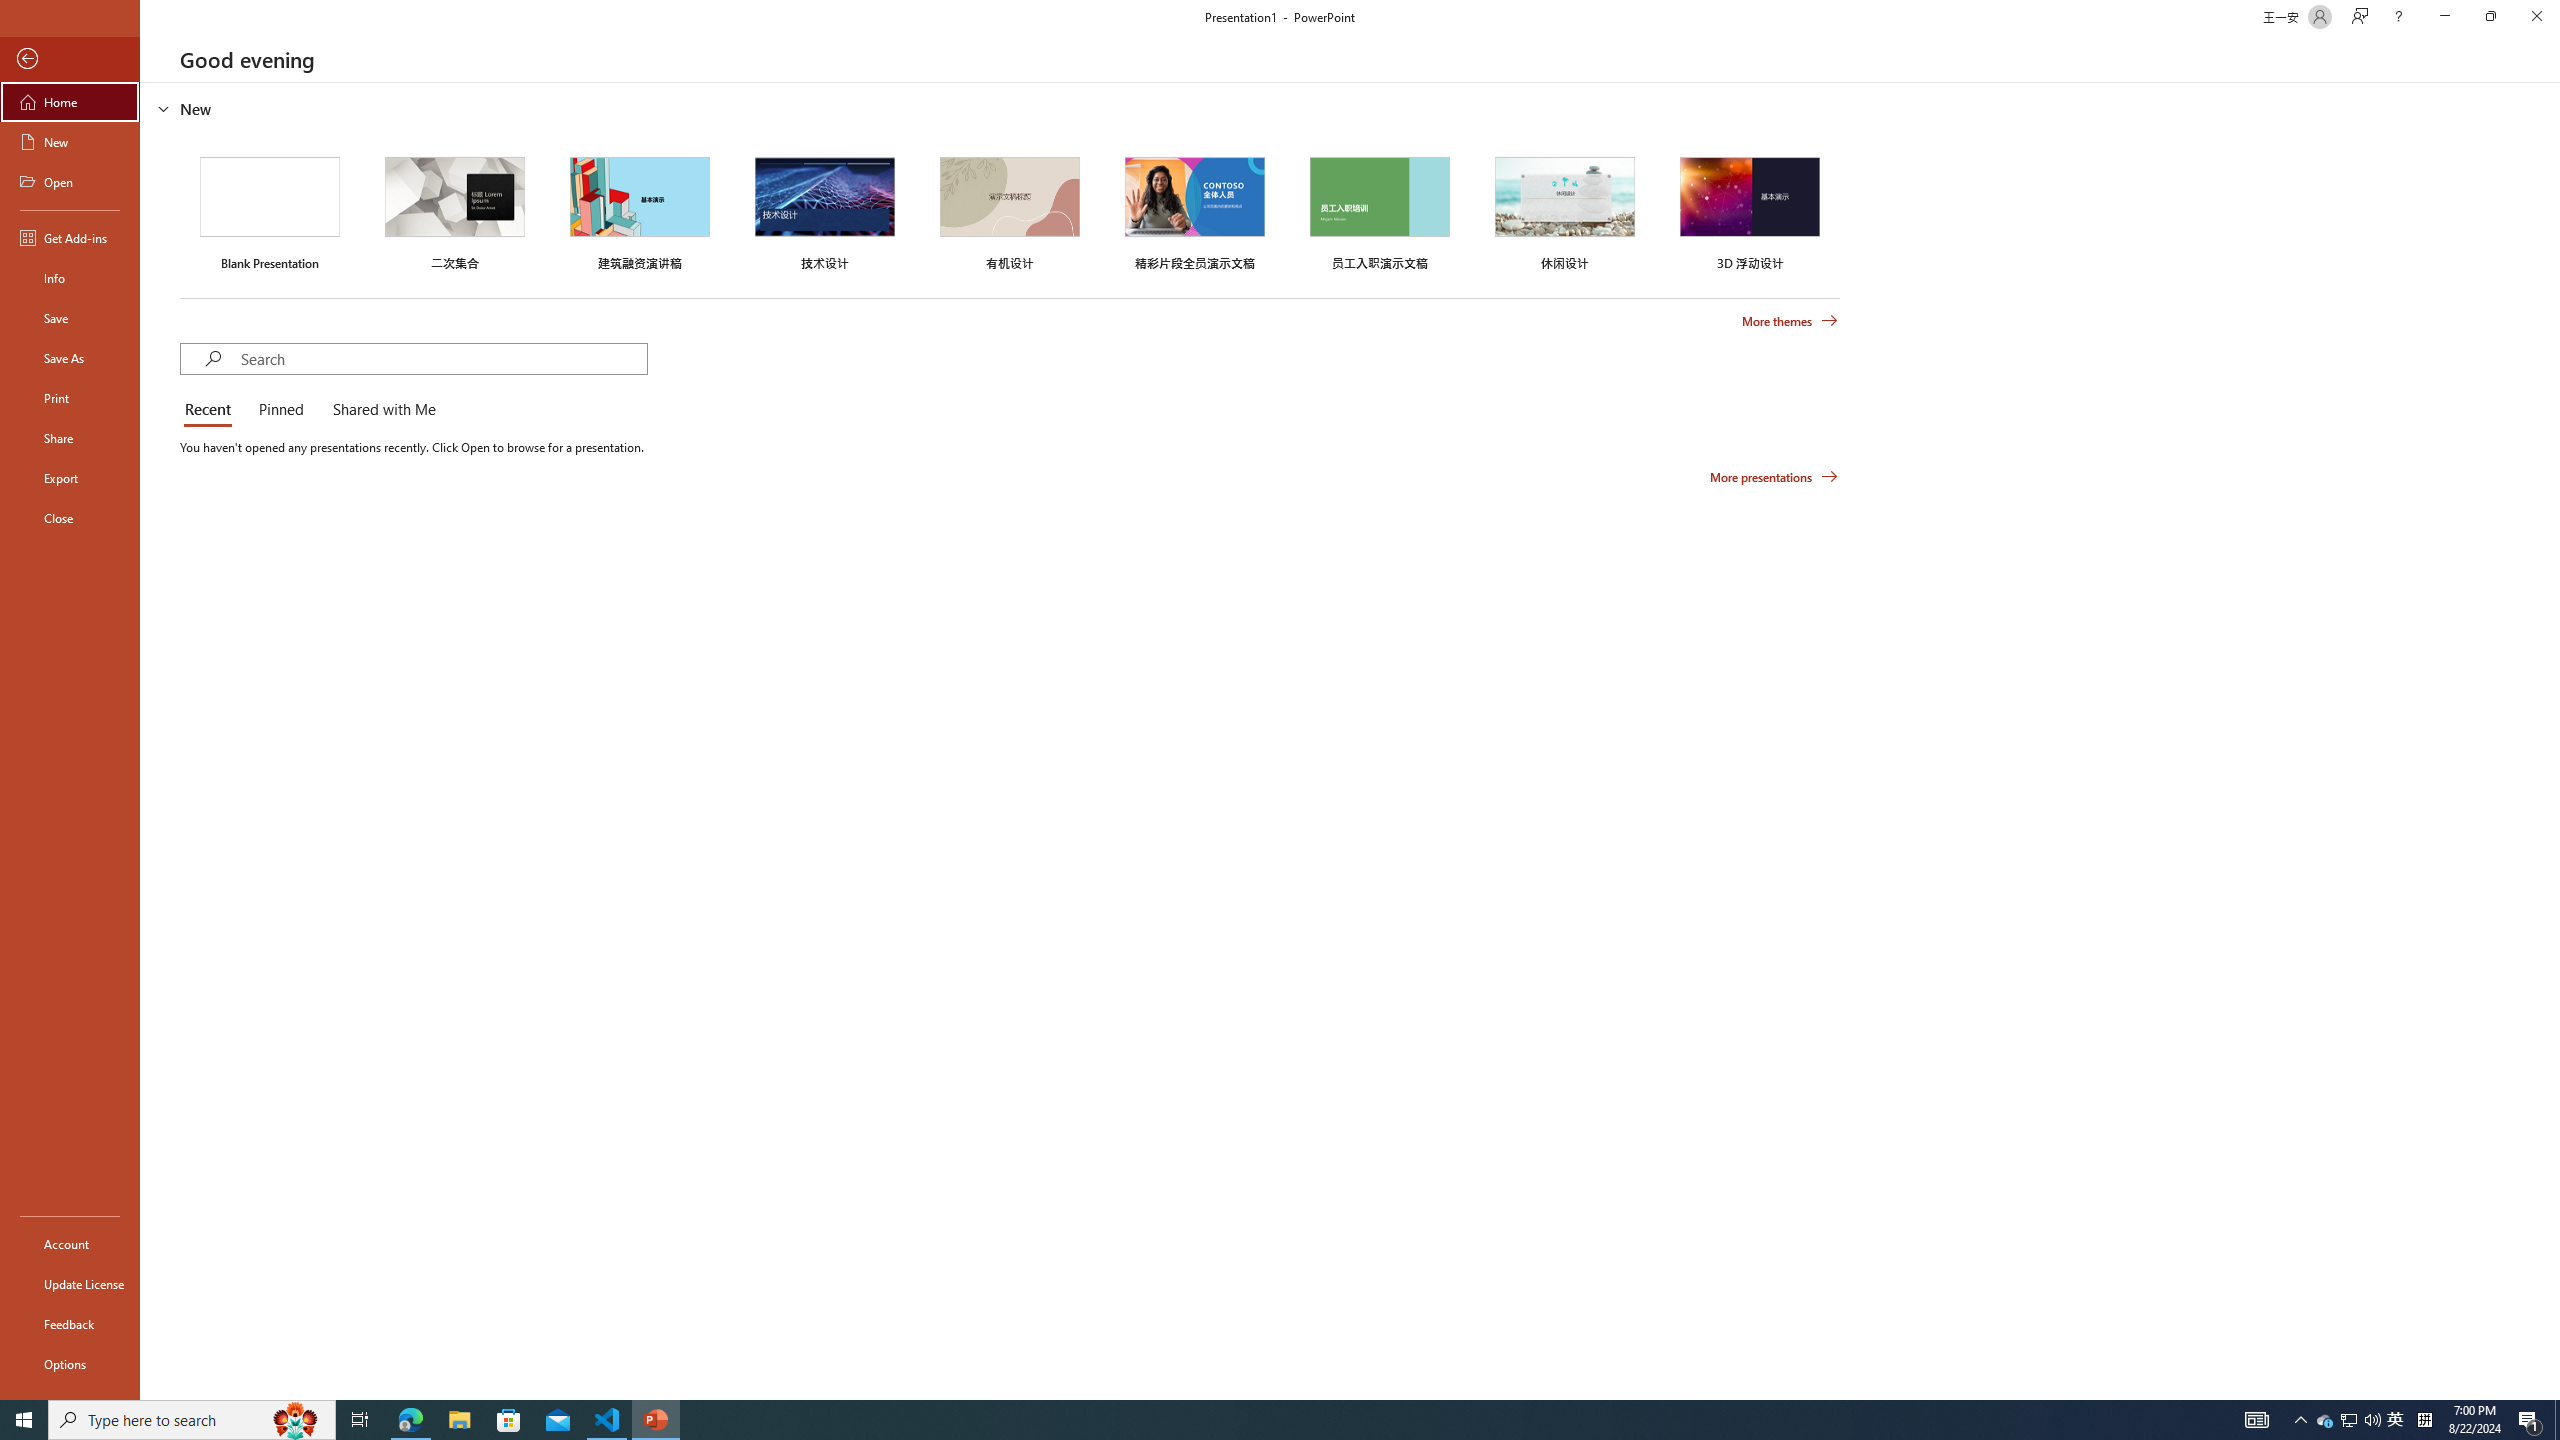 The width and height of the screenshot is (2560, 1440). Describe the element at coordinates (69, 141) in the screenshot. I see `'New'` at that location.